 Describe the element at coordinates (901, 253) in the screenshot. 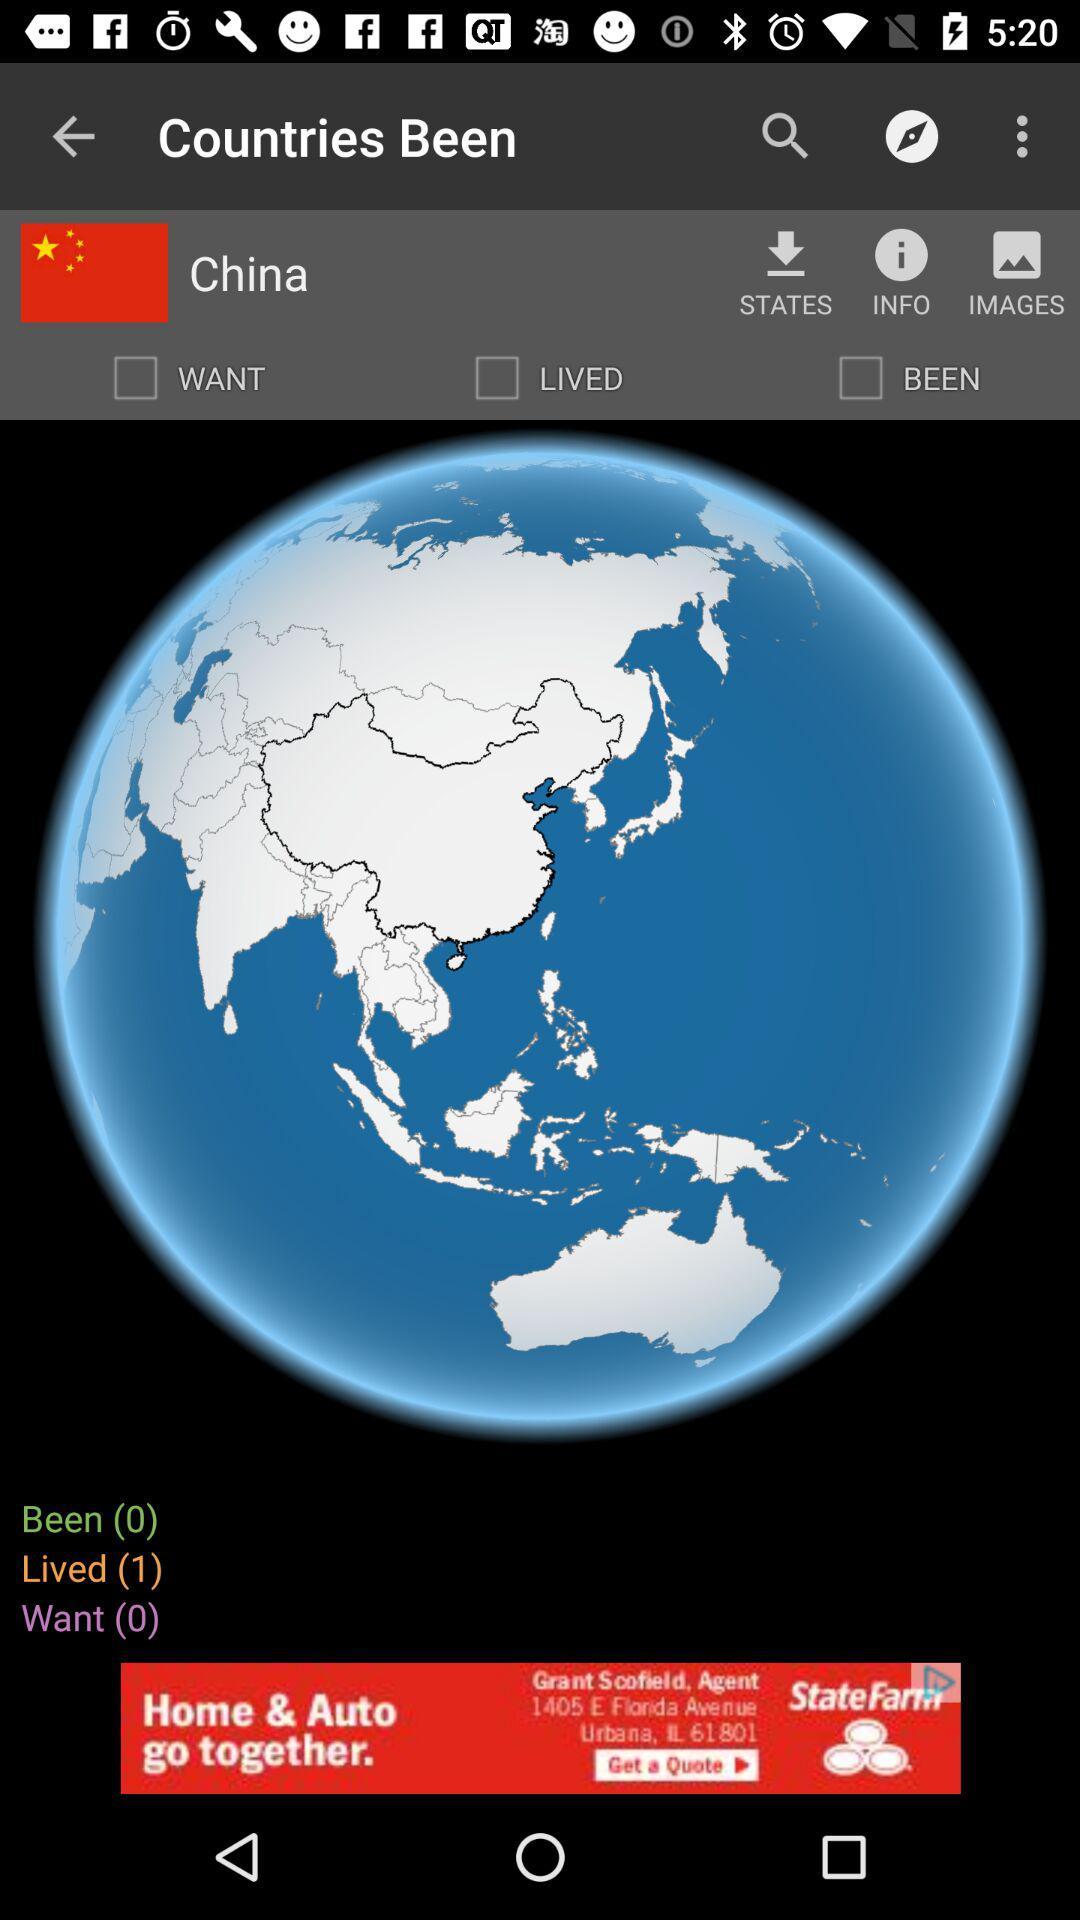

I see `show information` at that location.